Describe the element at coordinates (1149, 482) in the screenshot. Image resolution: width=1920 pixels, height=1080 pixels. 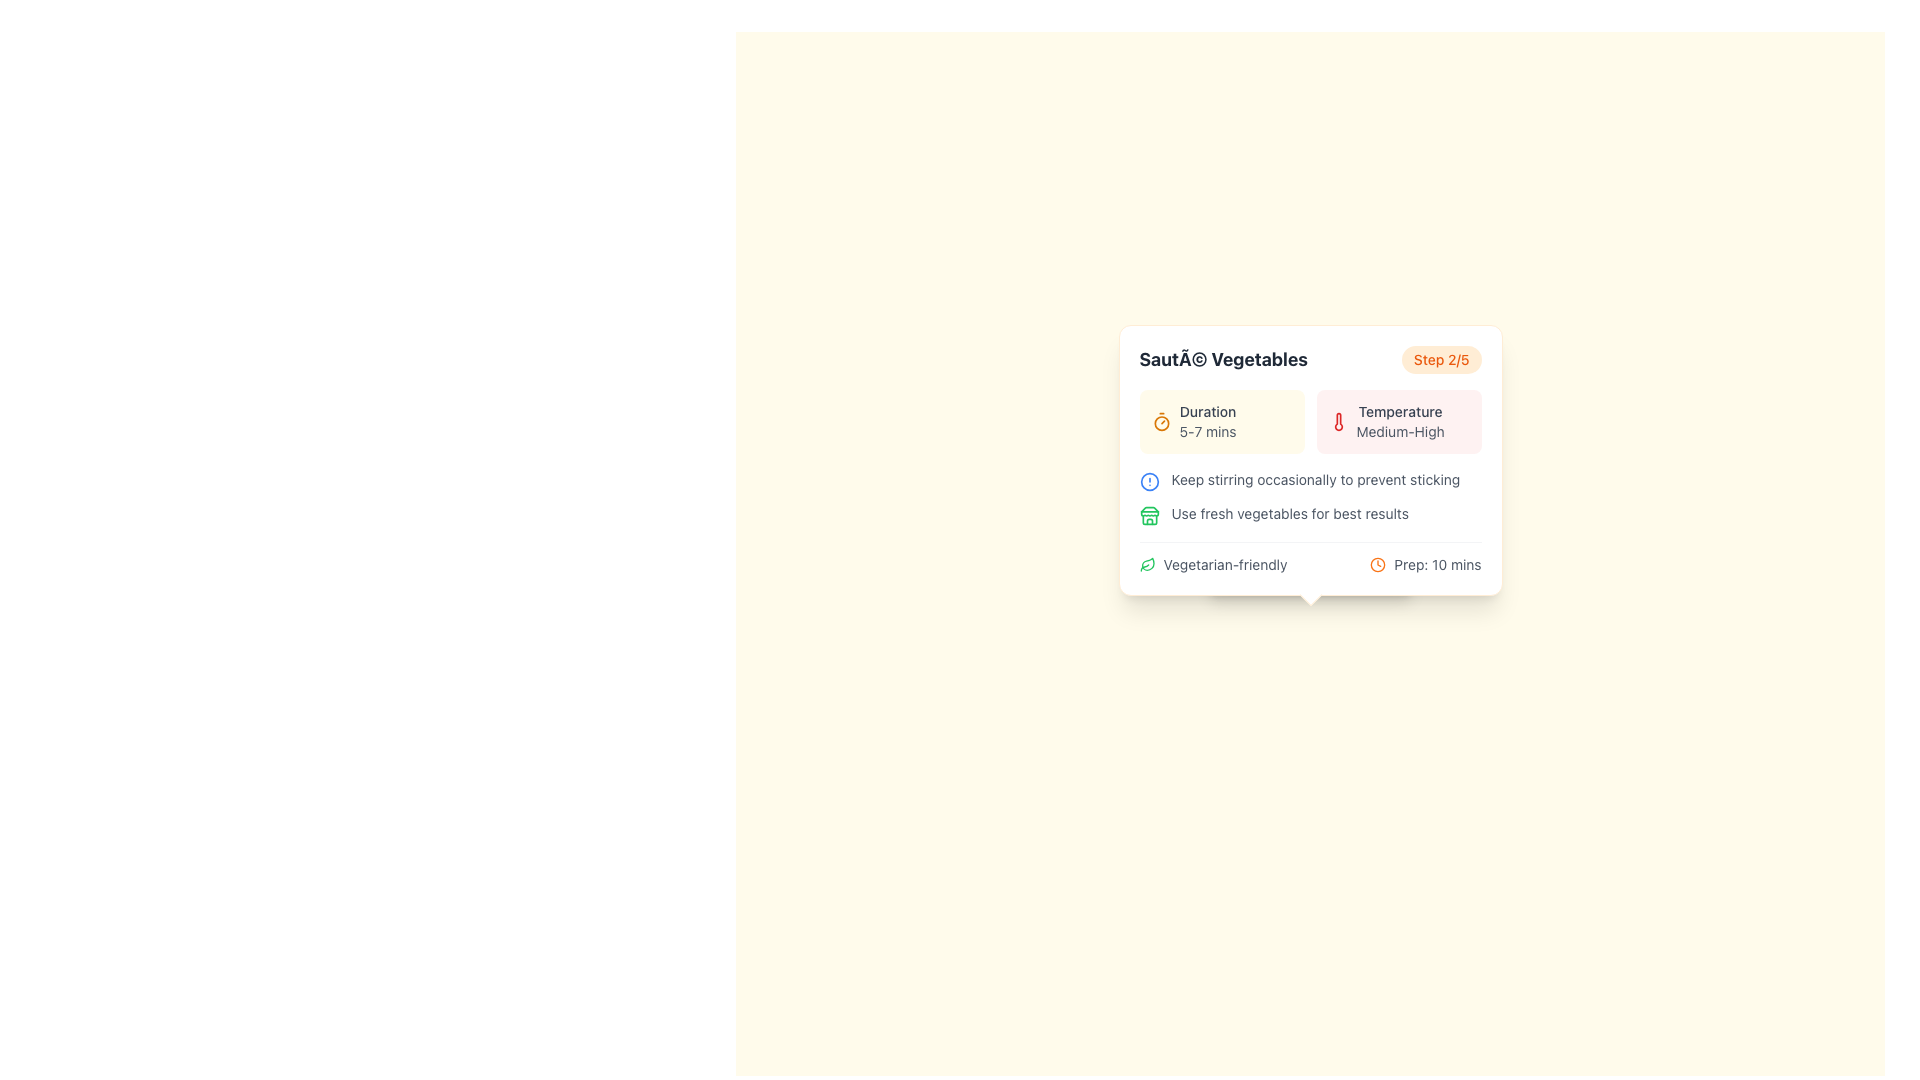
I see `the circular blue outlined icon with a white interior and a vertical exclamation mark in the center, which is aligned with the informational text about stirring` at that location.